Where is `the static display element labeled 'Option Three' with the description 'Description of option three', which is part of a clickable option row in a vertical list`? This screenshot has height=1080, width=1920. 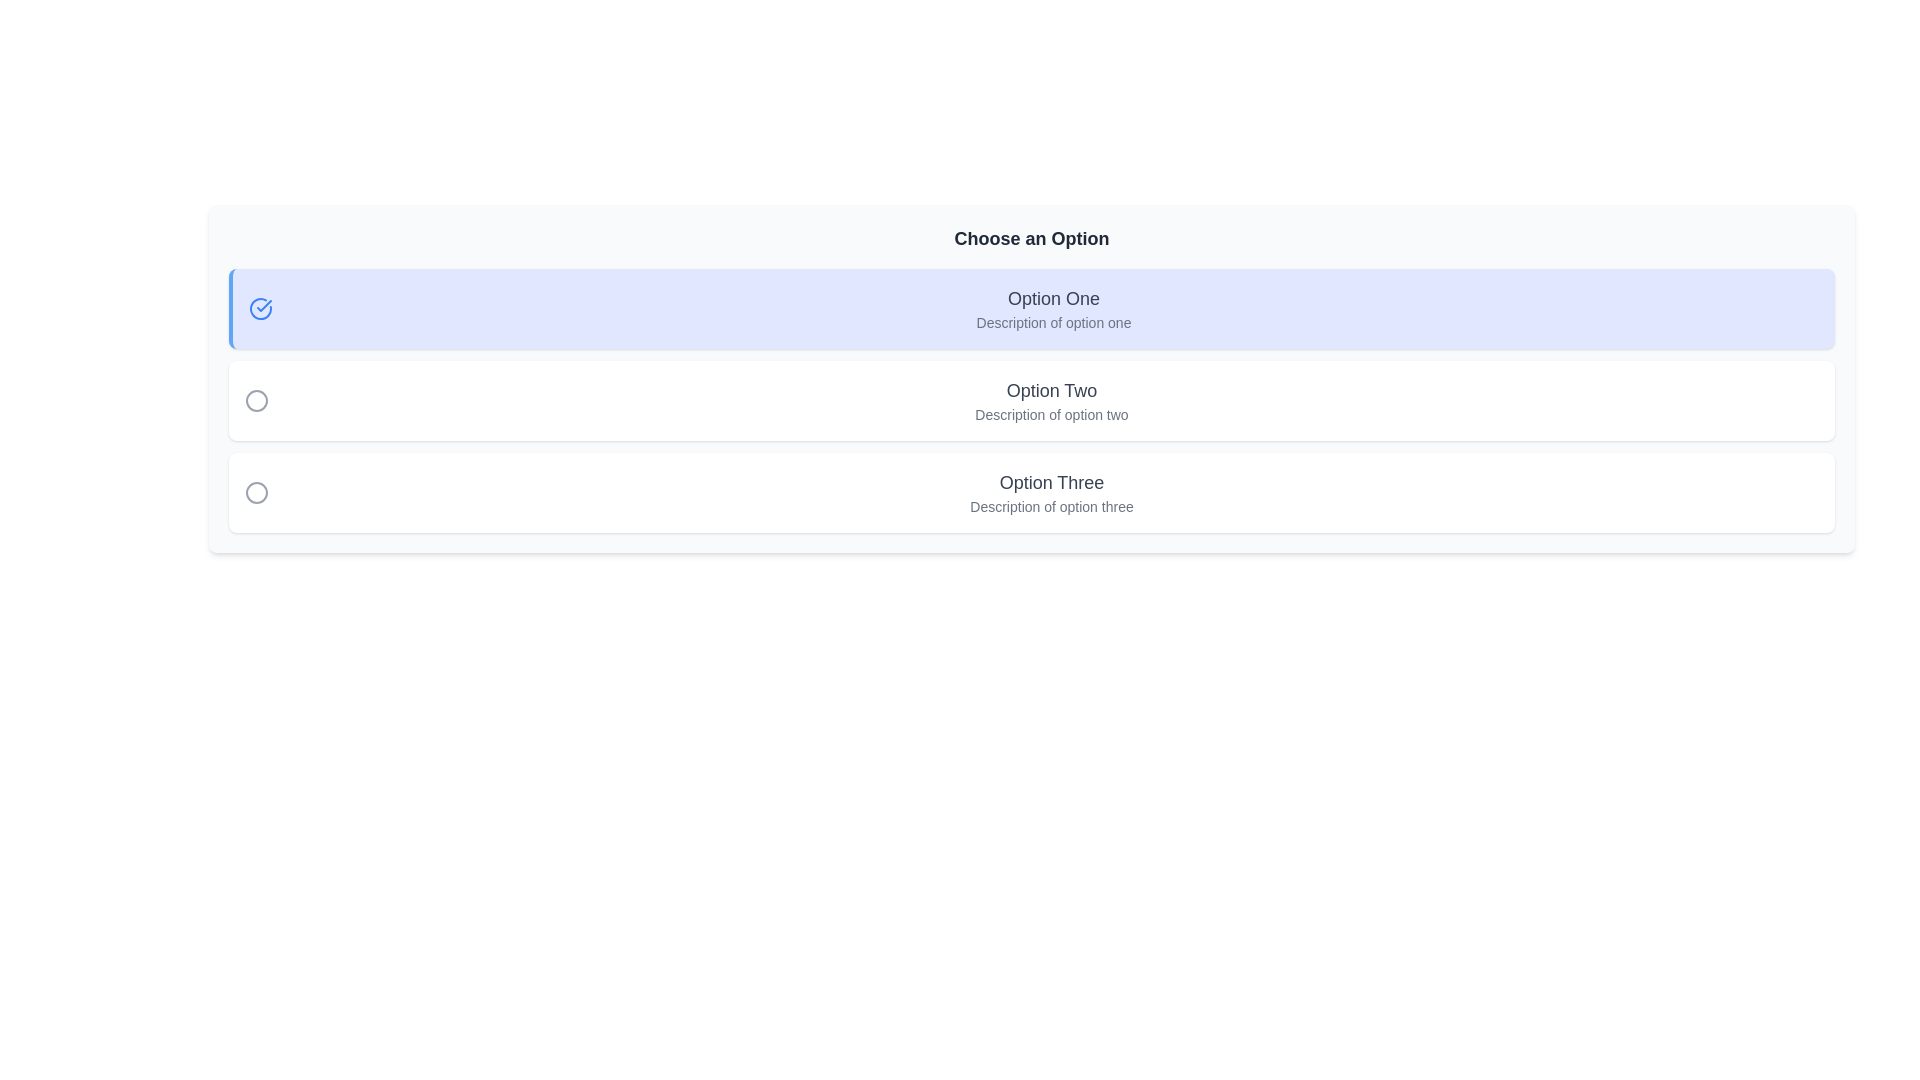
the static display element labeled 'Option Three' with the description 'Description of option three', which is part of a clickable option row in a vertical list is located at coordinates (1050, 493).